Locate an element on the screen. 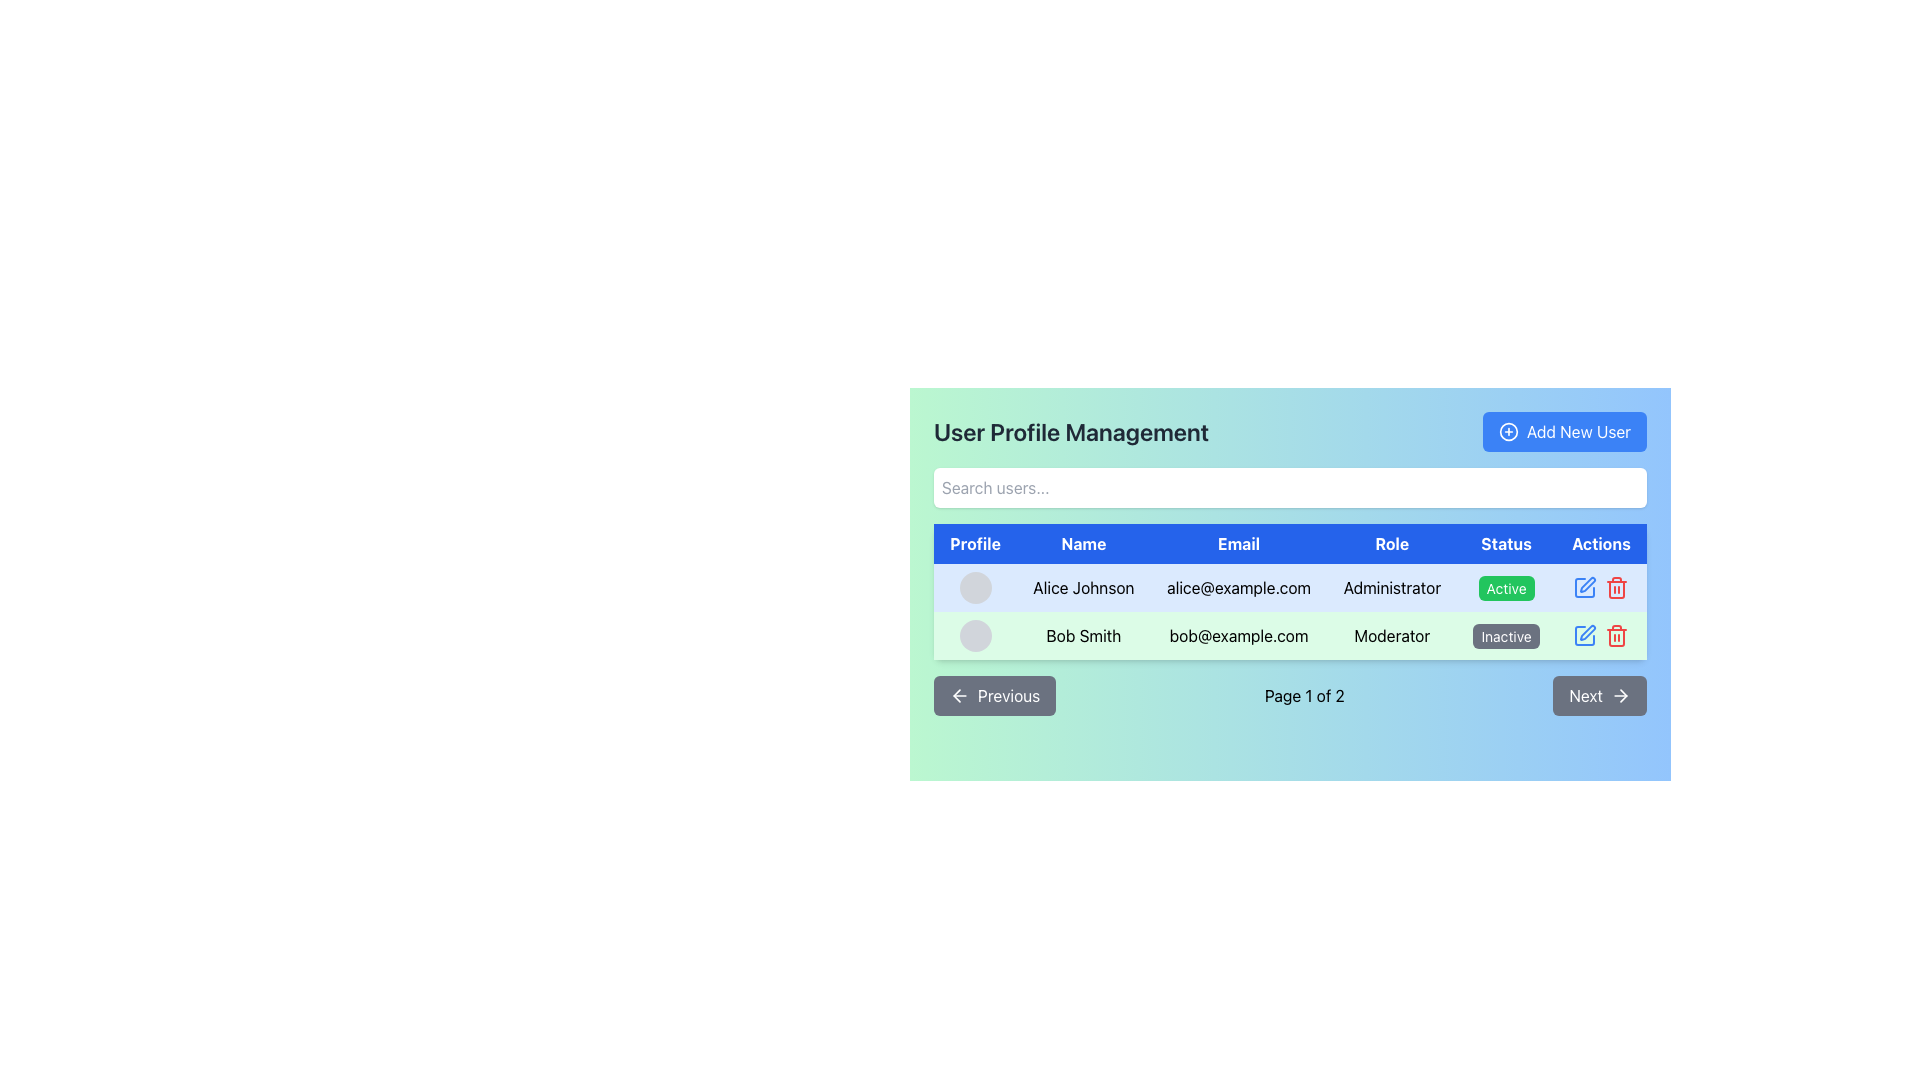  the table cell displaying Alice Johnson's email address is located at coordinates (1290, 572).